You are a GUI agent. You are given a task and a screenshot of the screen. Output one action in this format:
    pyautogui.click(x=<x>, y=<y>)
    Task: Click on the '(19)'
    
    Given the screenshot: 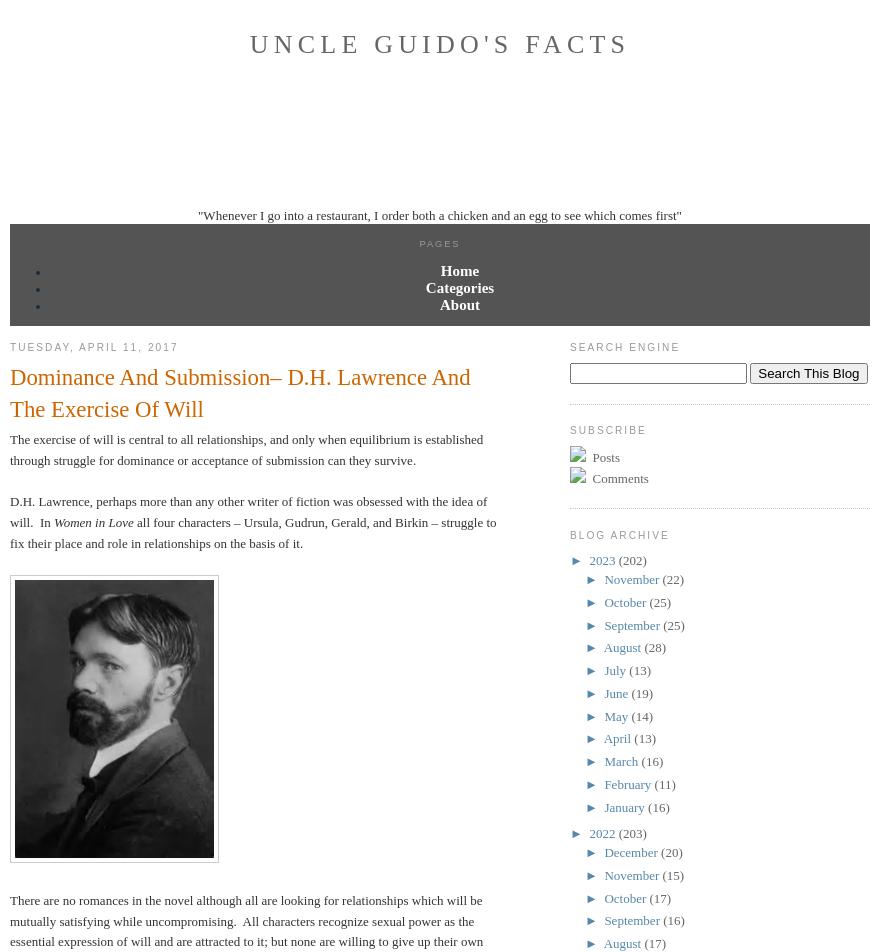 What is the action you would take?
    pyautogui.click(x=630, y=692)
    